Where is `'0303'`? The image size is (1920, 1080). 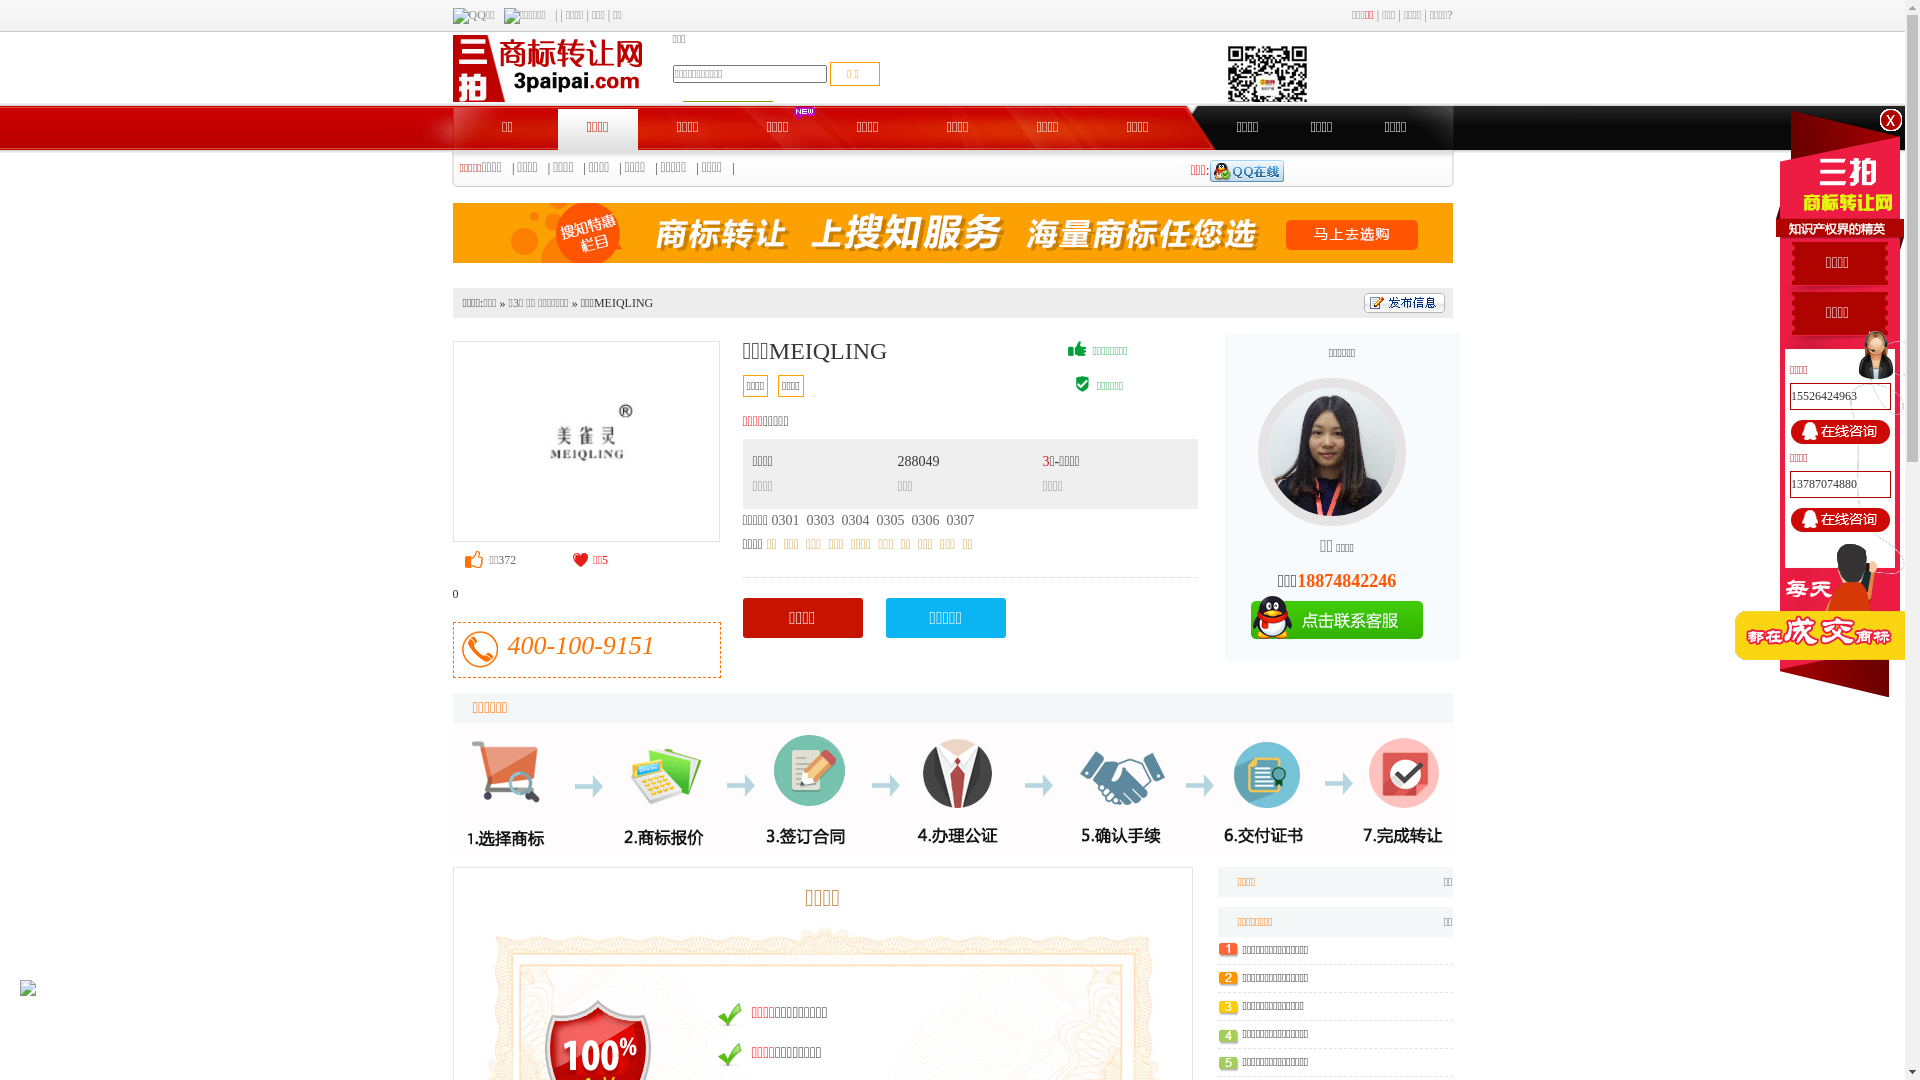
'0303' is located at coordinates (820, 519).